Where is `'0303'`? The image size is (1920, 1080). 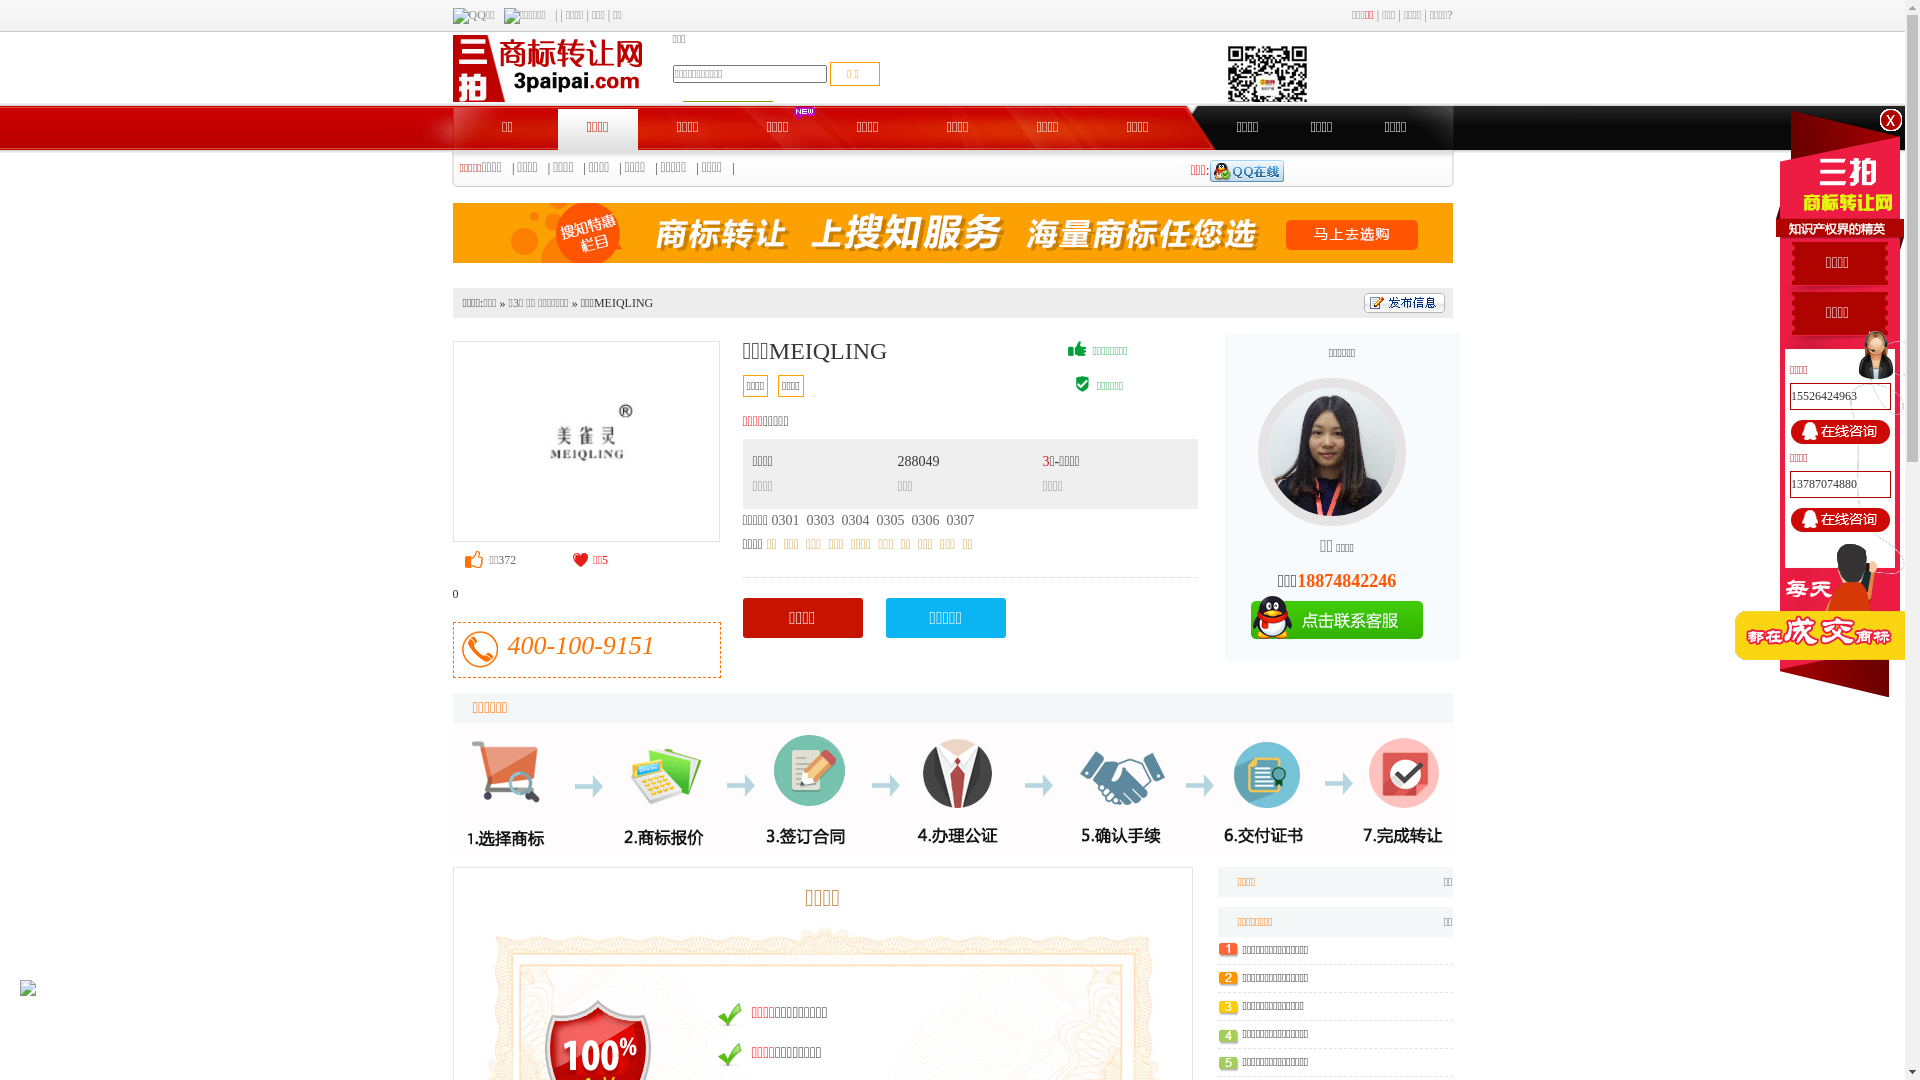
'0303' is located at coordinates (820, 519).